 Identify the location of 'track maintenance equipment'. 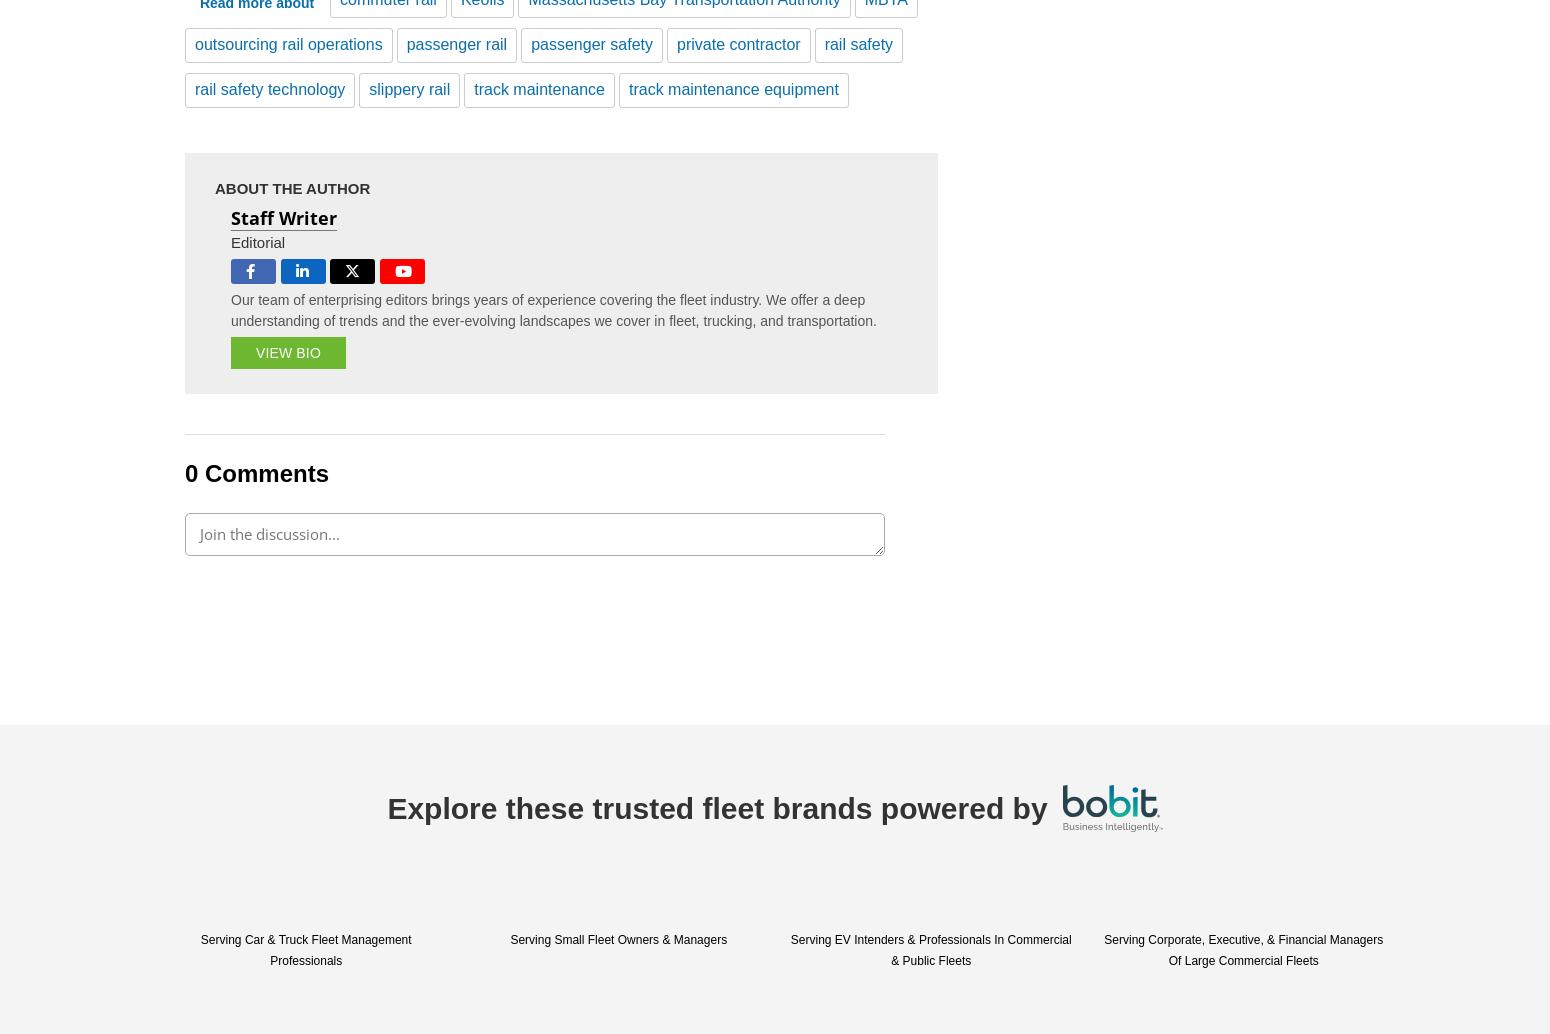
(732, 88).